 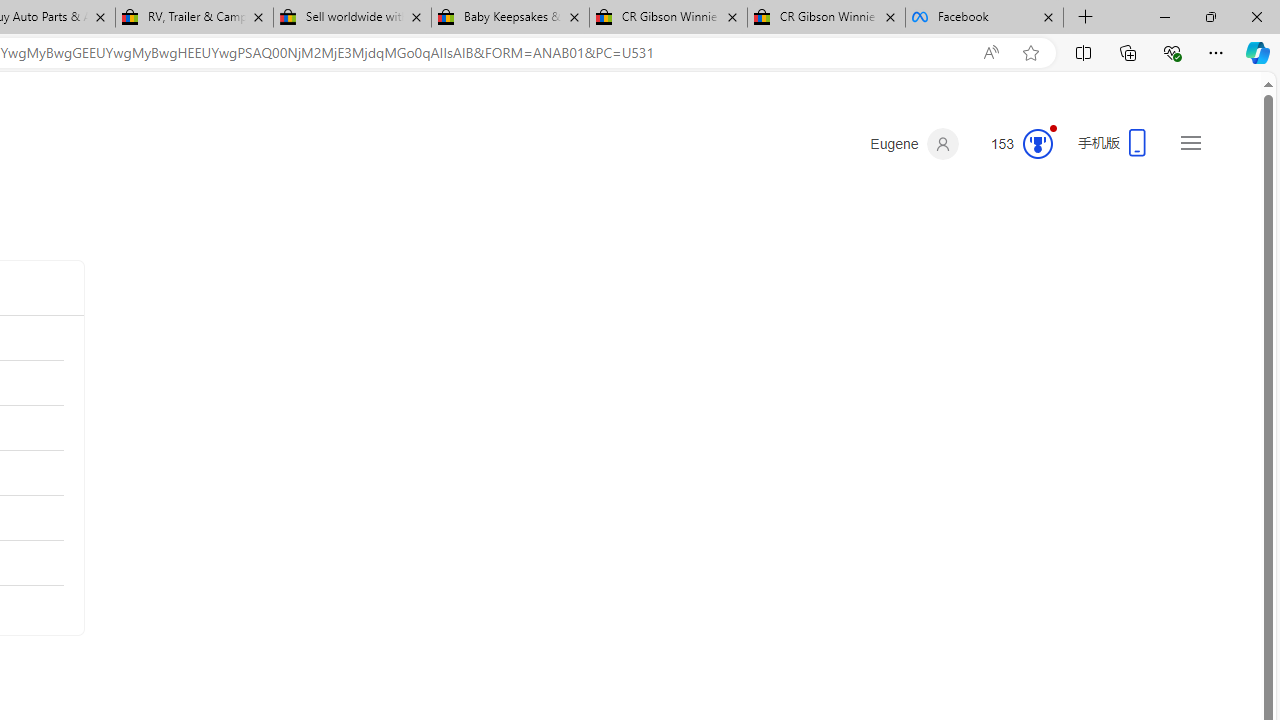 I want to click on 'Sell worldwide with eBay', so click(x=352, y=17).